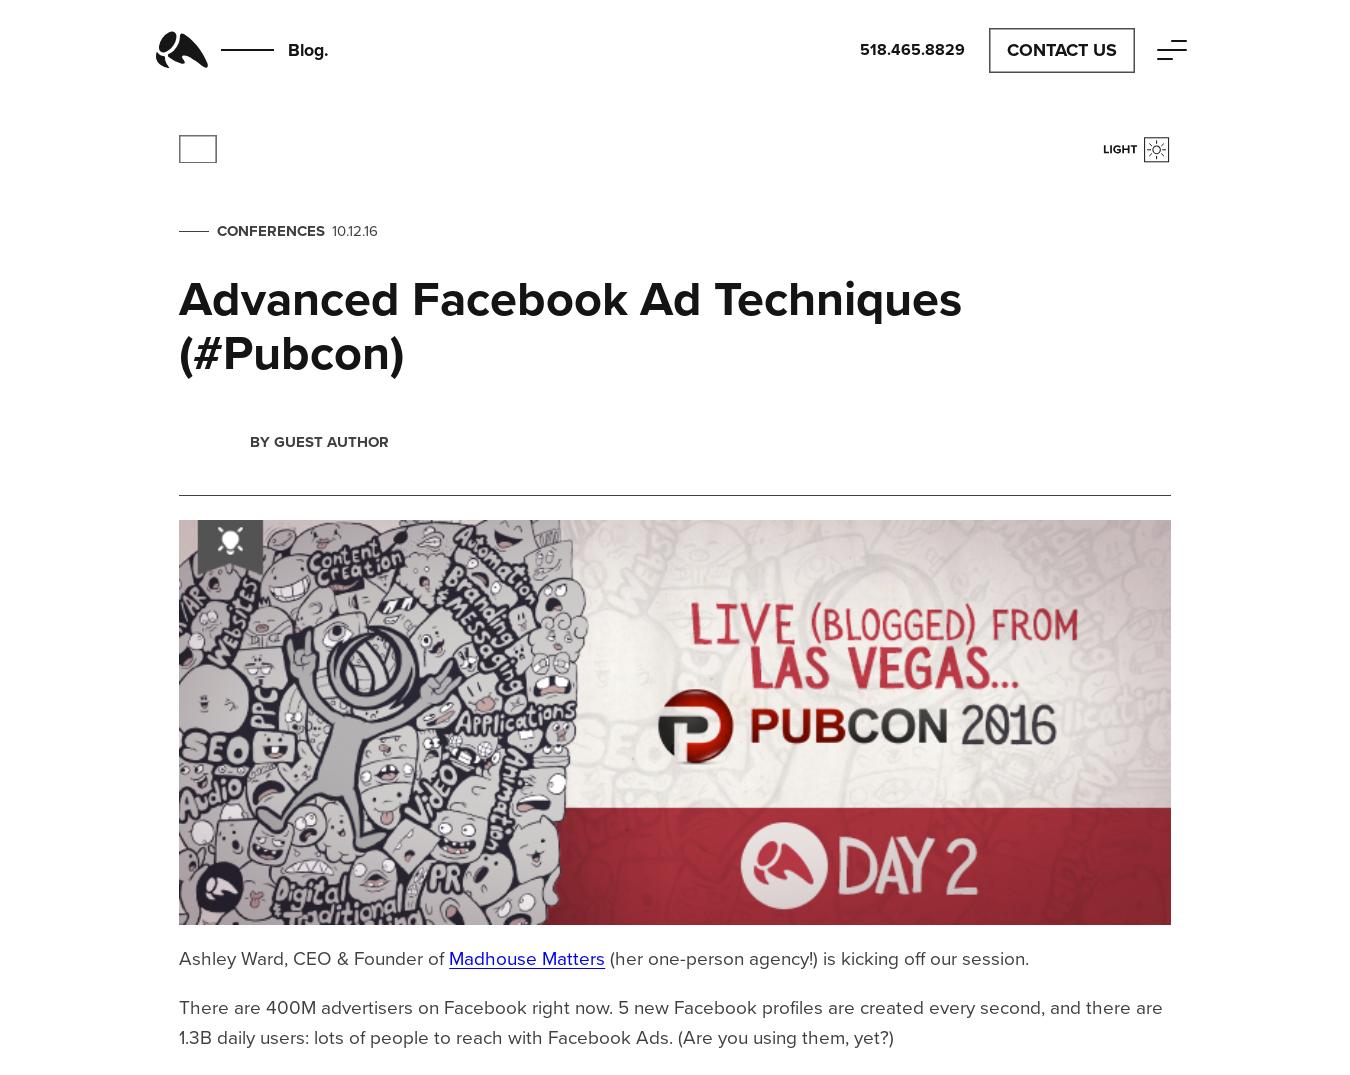  I want to click on 'Contact Us', so click(1005, 48).